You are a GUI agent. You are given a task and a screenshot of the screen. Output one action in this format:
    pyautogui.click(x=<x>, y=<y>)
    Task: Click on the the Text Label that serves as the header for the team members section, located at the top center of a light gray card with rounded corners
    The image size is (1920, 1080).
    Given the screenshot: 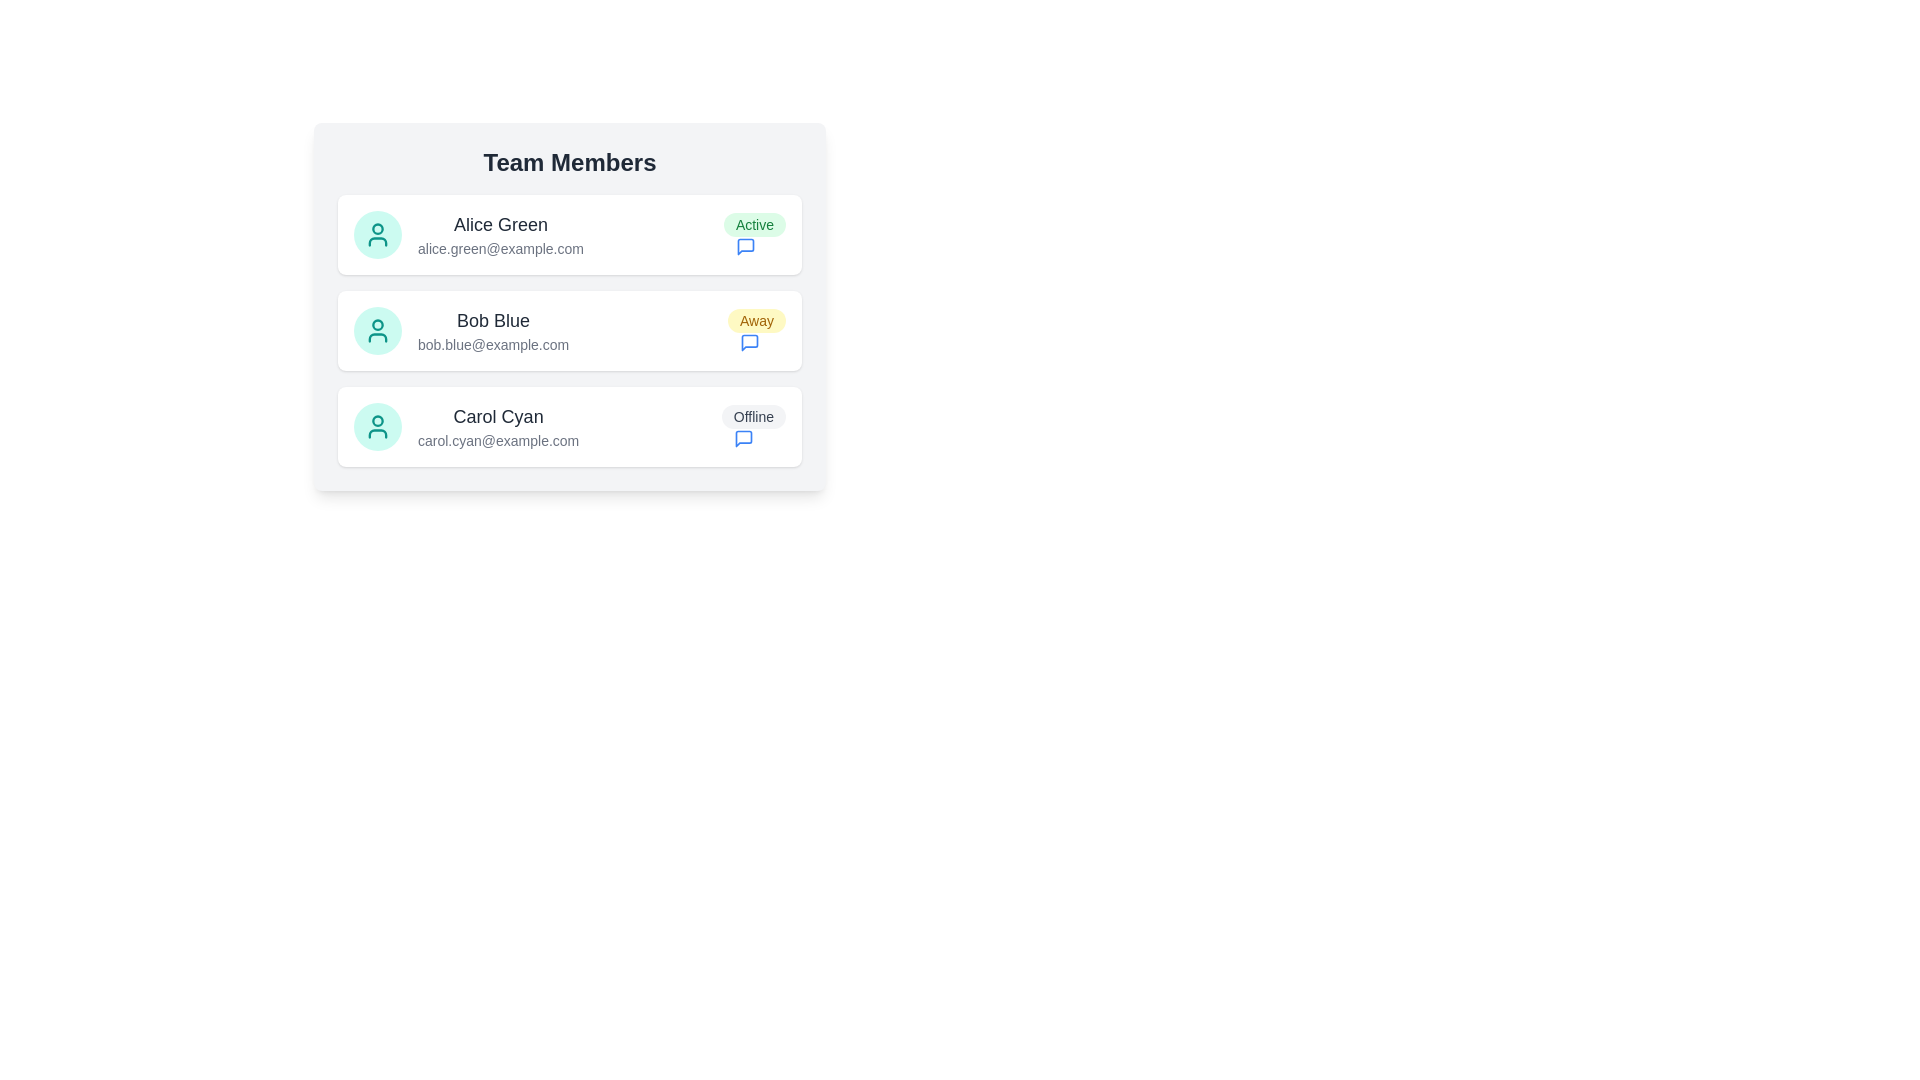 What is the action you would take?
    pyautogui.click(x=569, y=161)
    